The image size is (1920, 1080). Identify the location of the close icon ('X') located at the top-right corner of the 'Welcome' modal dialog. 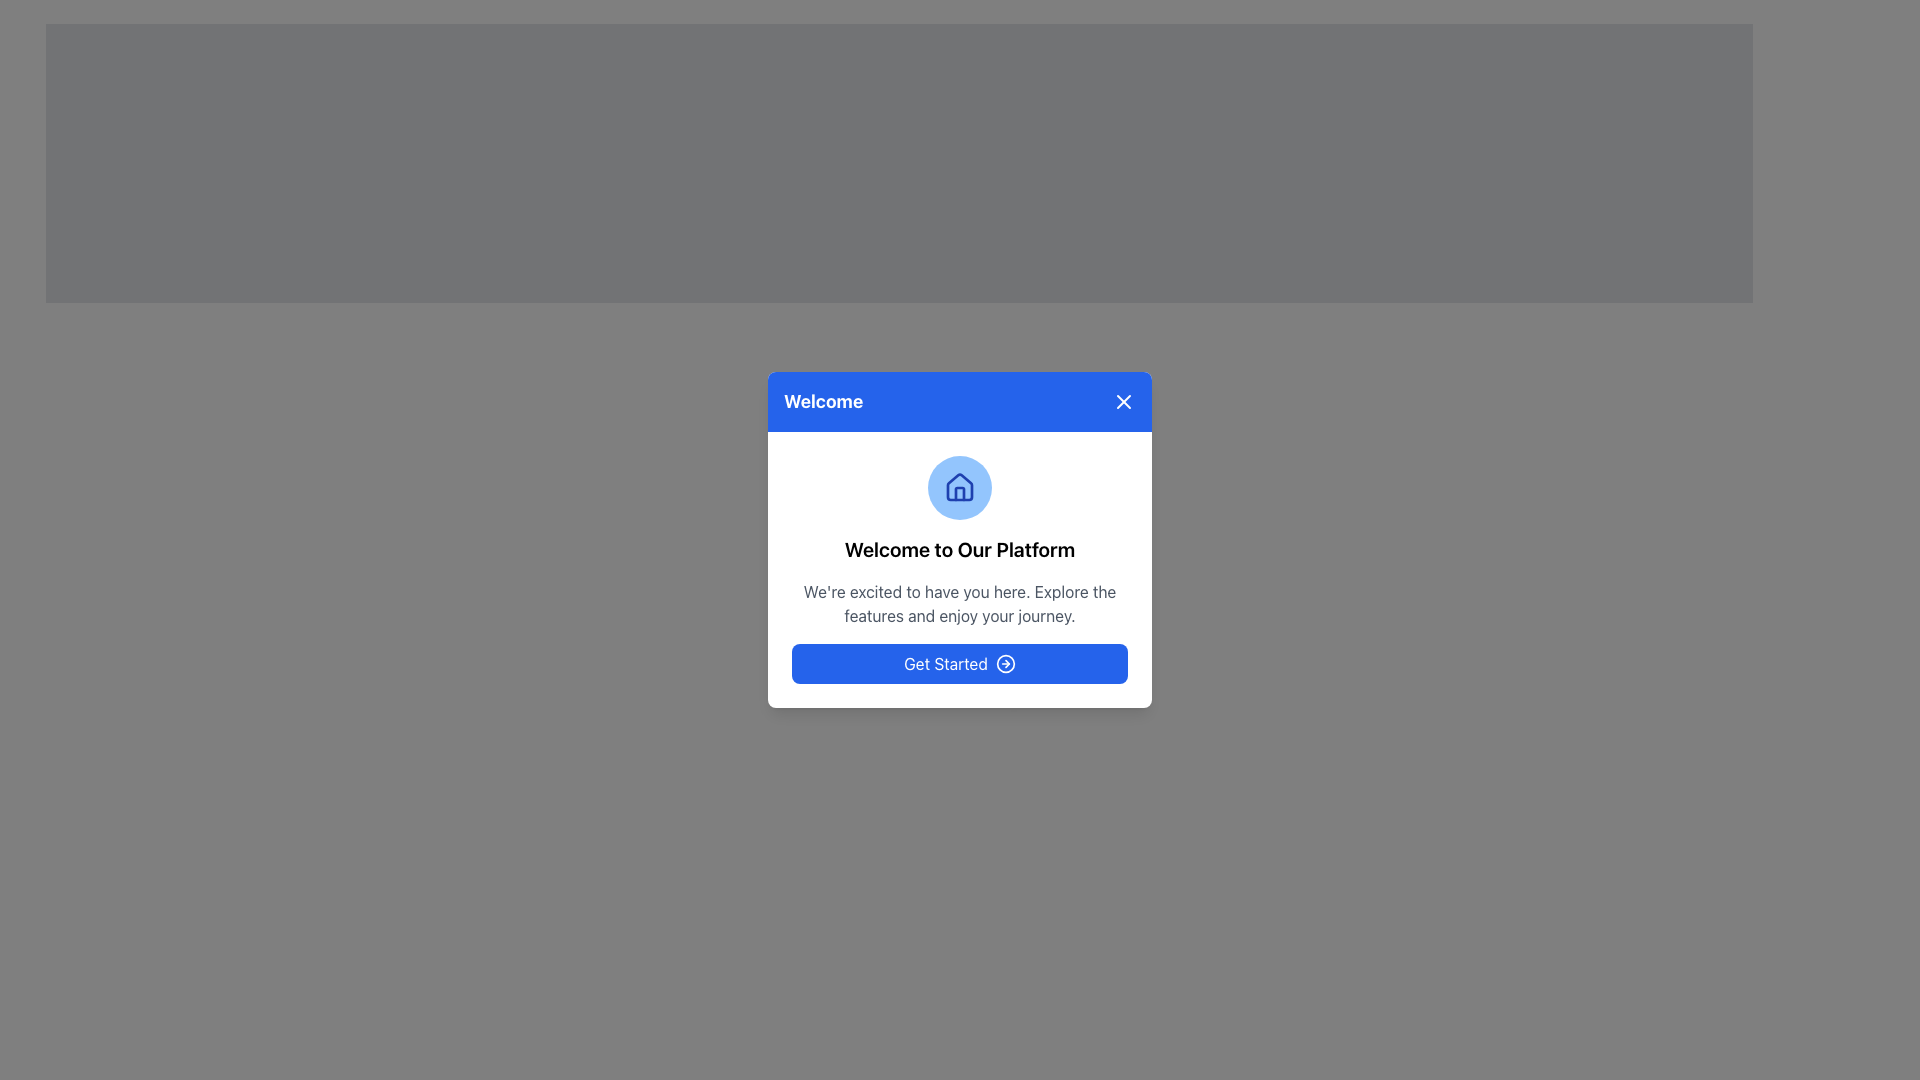
(1123, 401).